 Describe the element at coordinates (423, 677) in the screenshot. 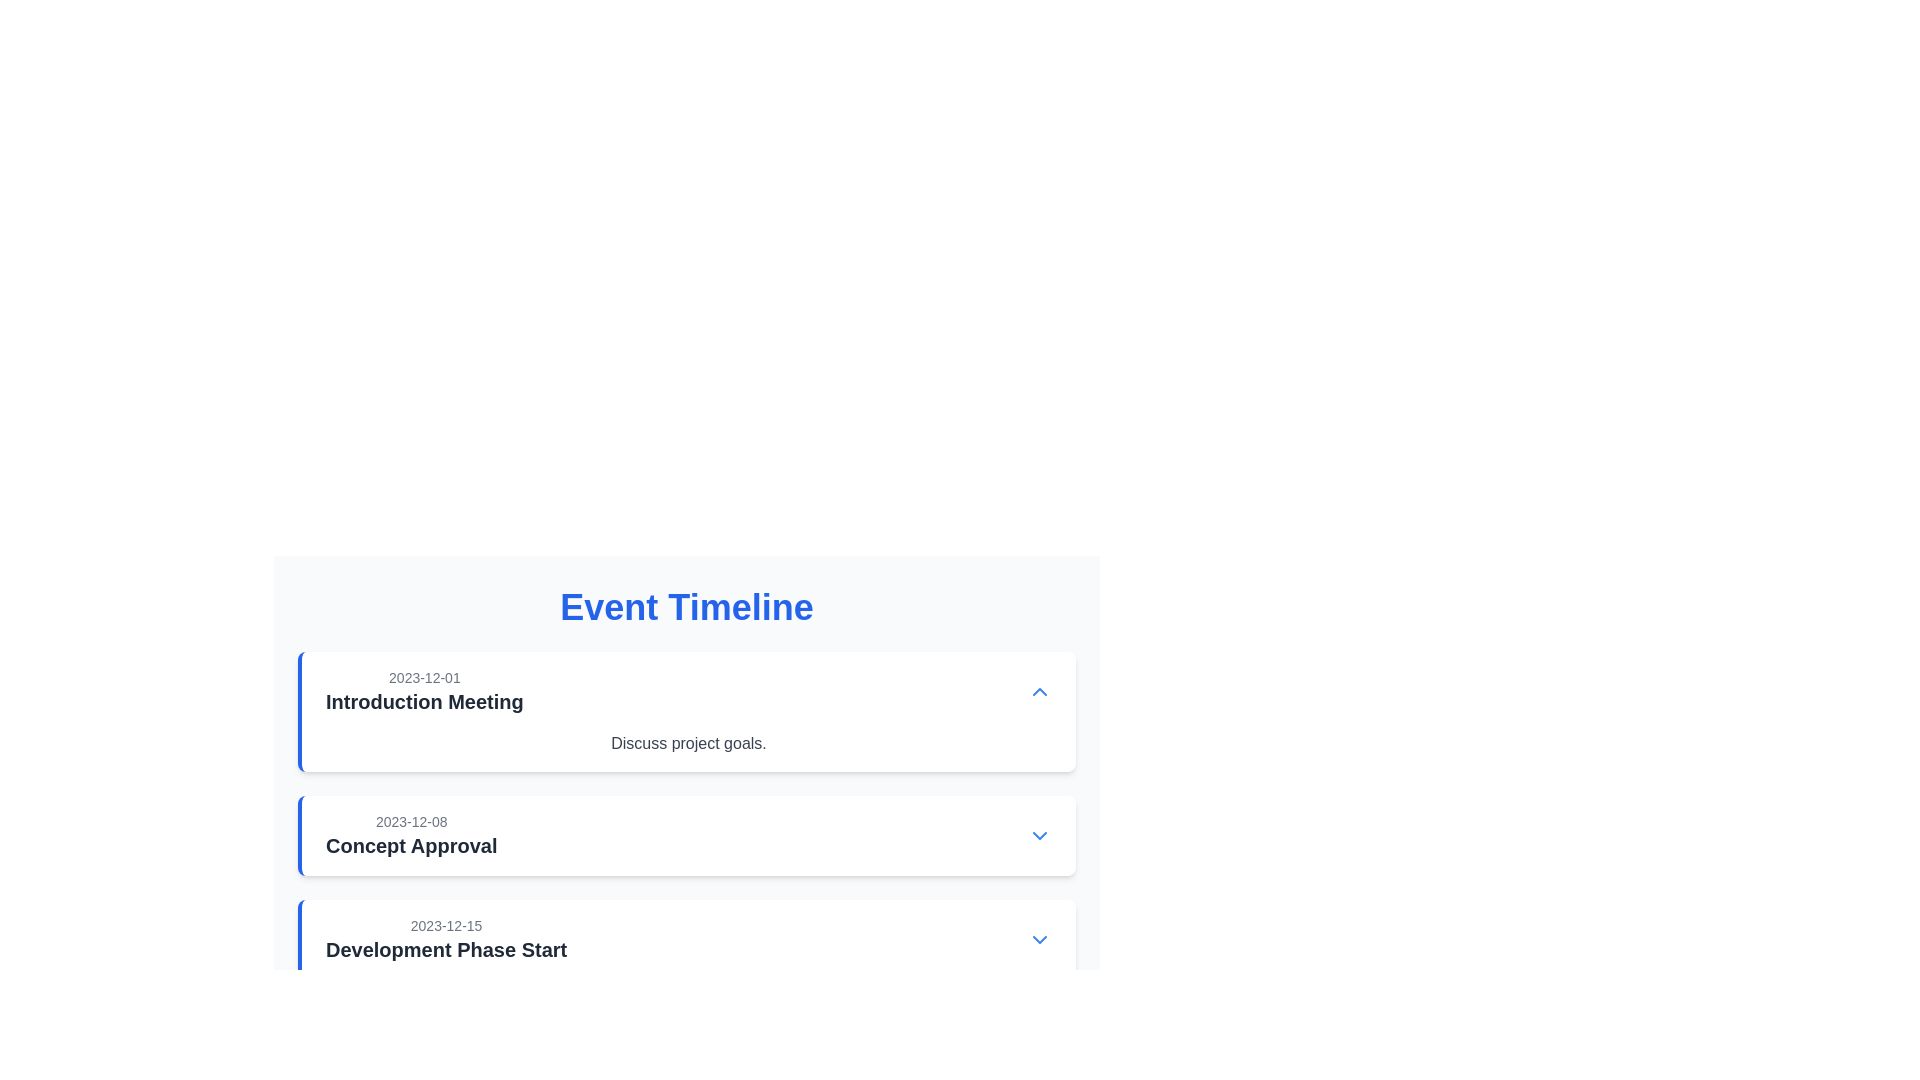

I see `the Text Label displaying '2023-12-01', which is positioned above the 'Introduction Meeting' title within the 'Event Timeline' section` at that location.